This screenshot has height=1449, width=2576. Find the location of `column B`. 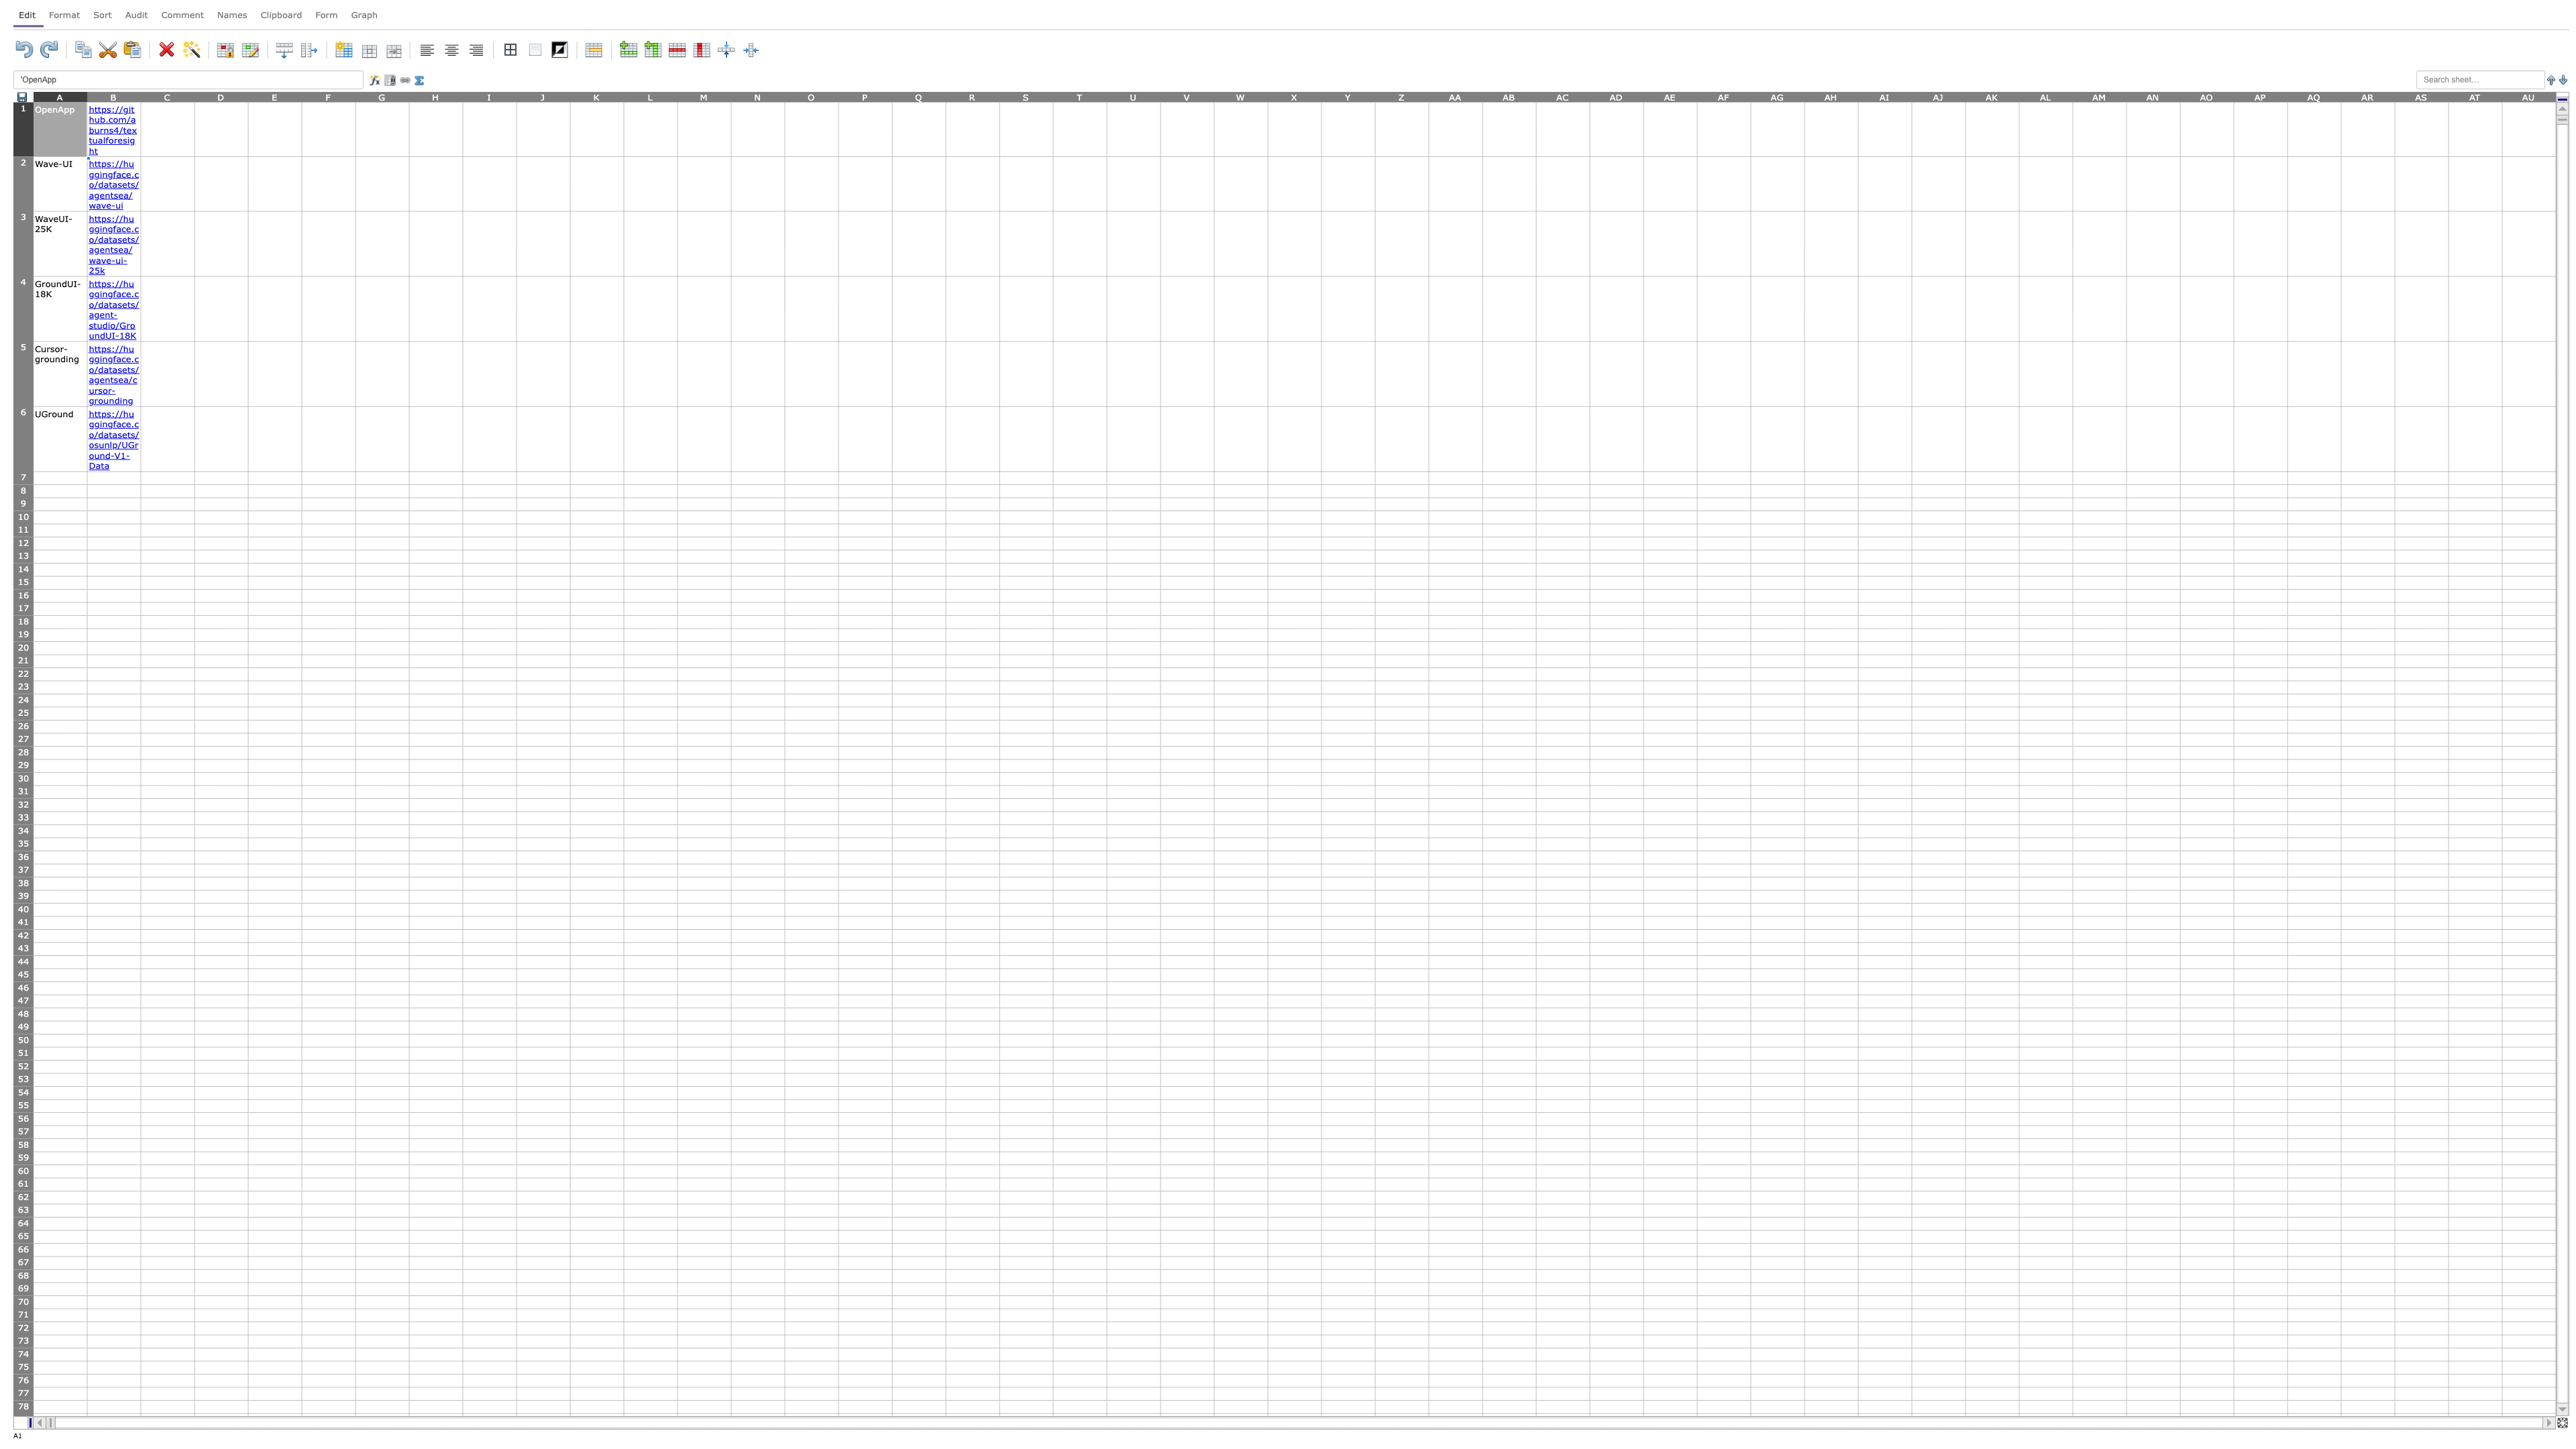

column B is located at coordinates (113, 95).